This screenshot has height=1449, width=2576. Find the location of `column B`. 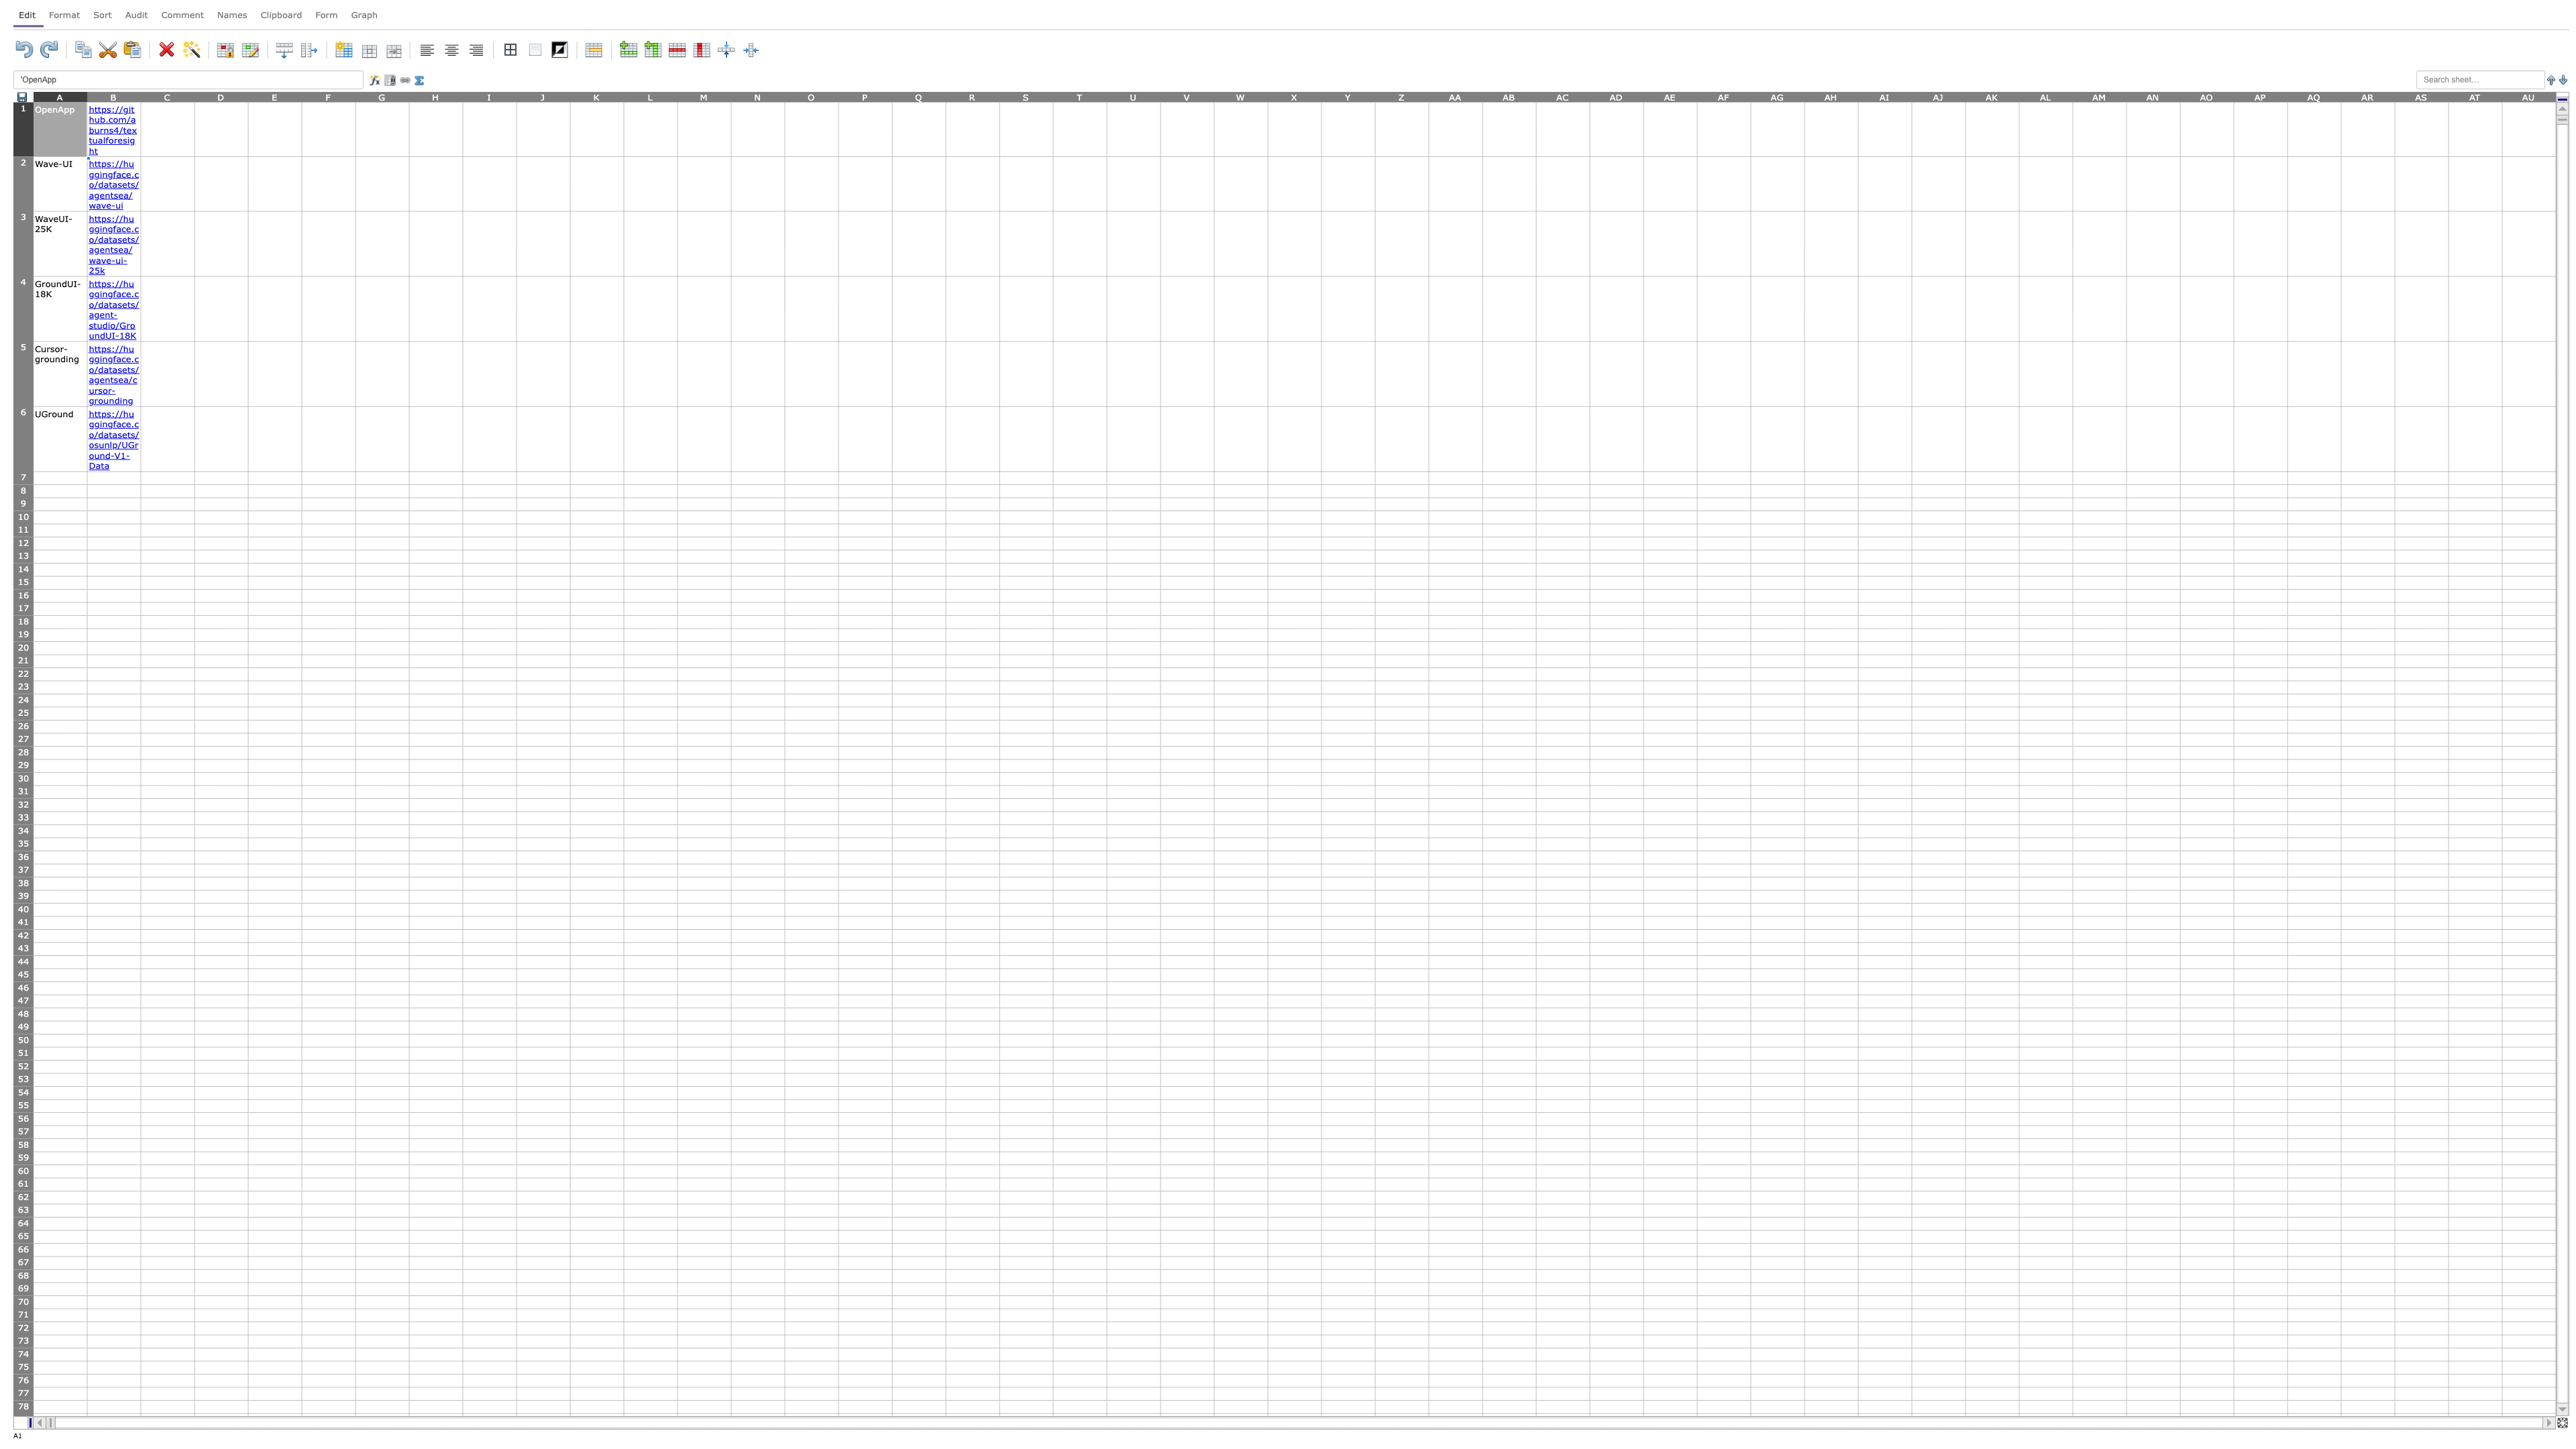

column B is located at coordinates (113, 95).